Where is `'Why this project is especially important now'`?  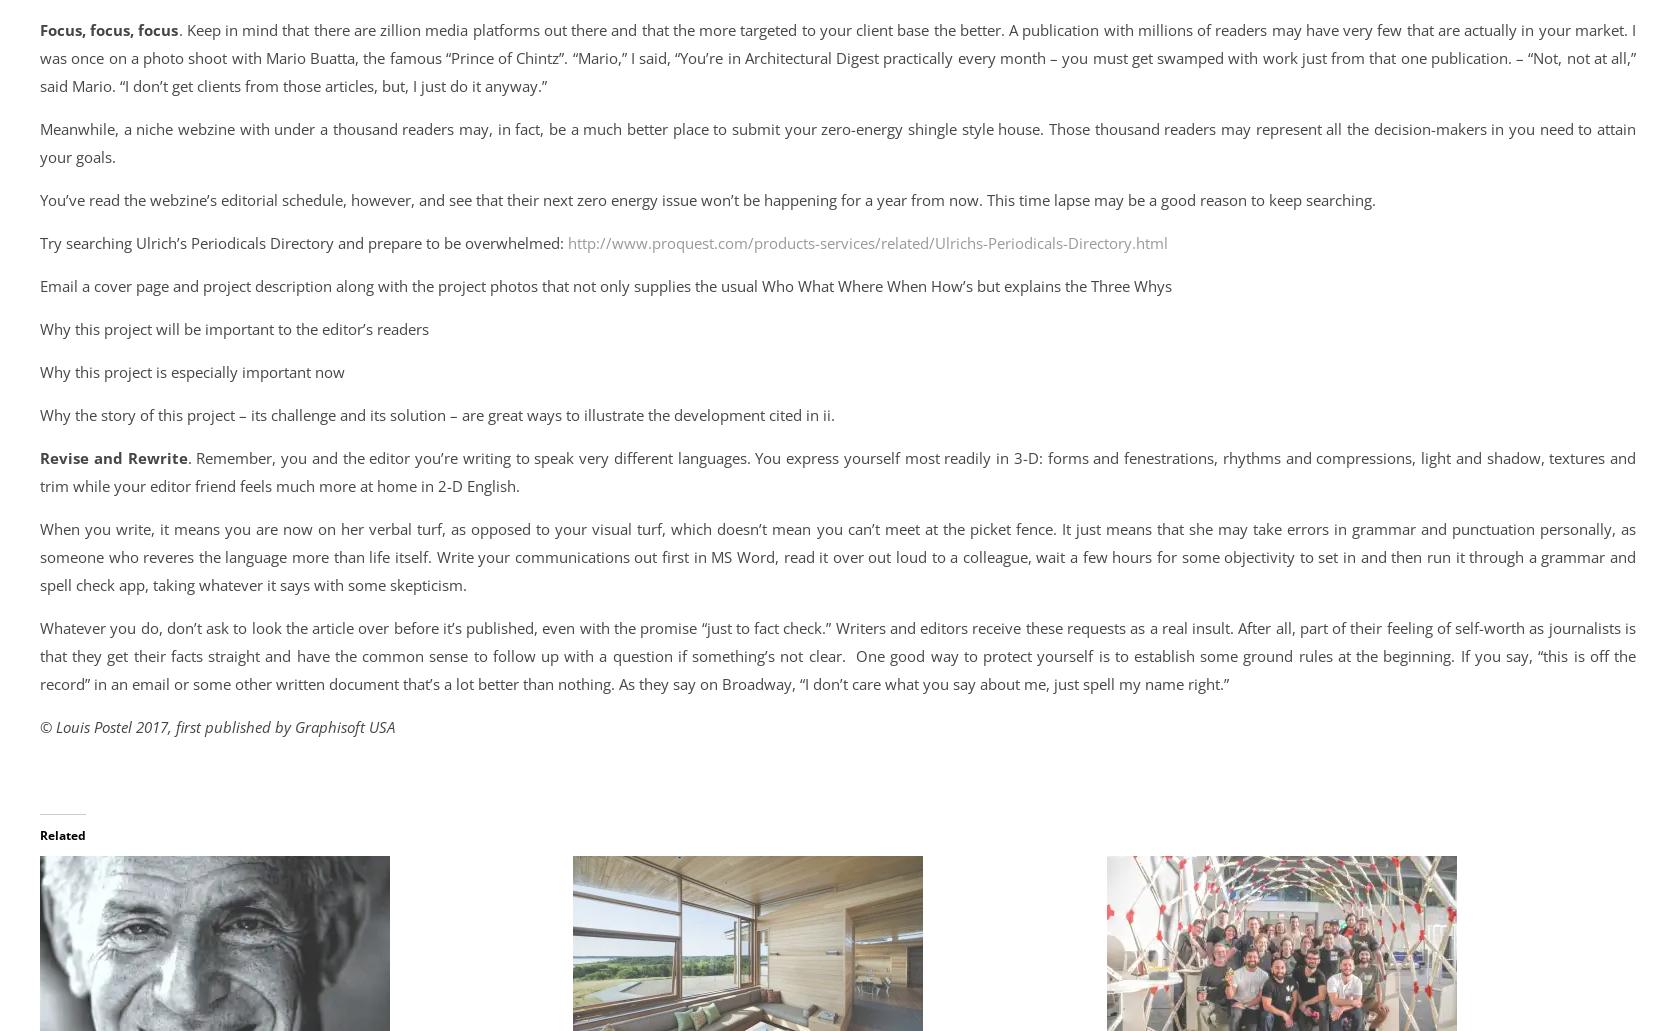
'Why this project is especially important now' is located at coordinates (192, 370).